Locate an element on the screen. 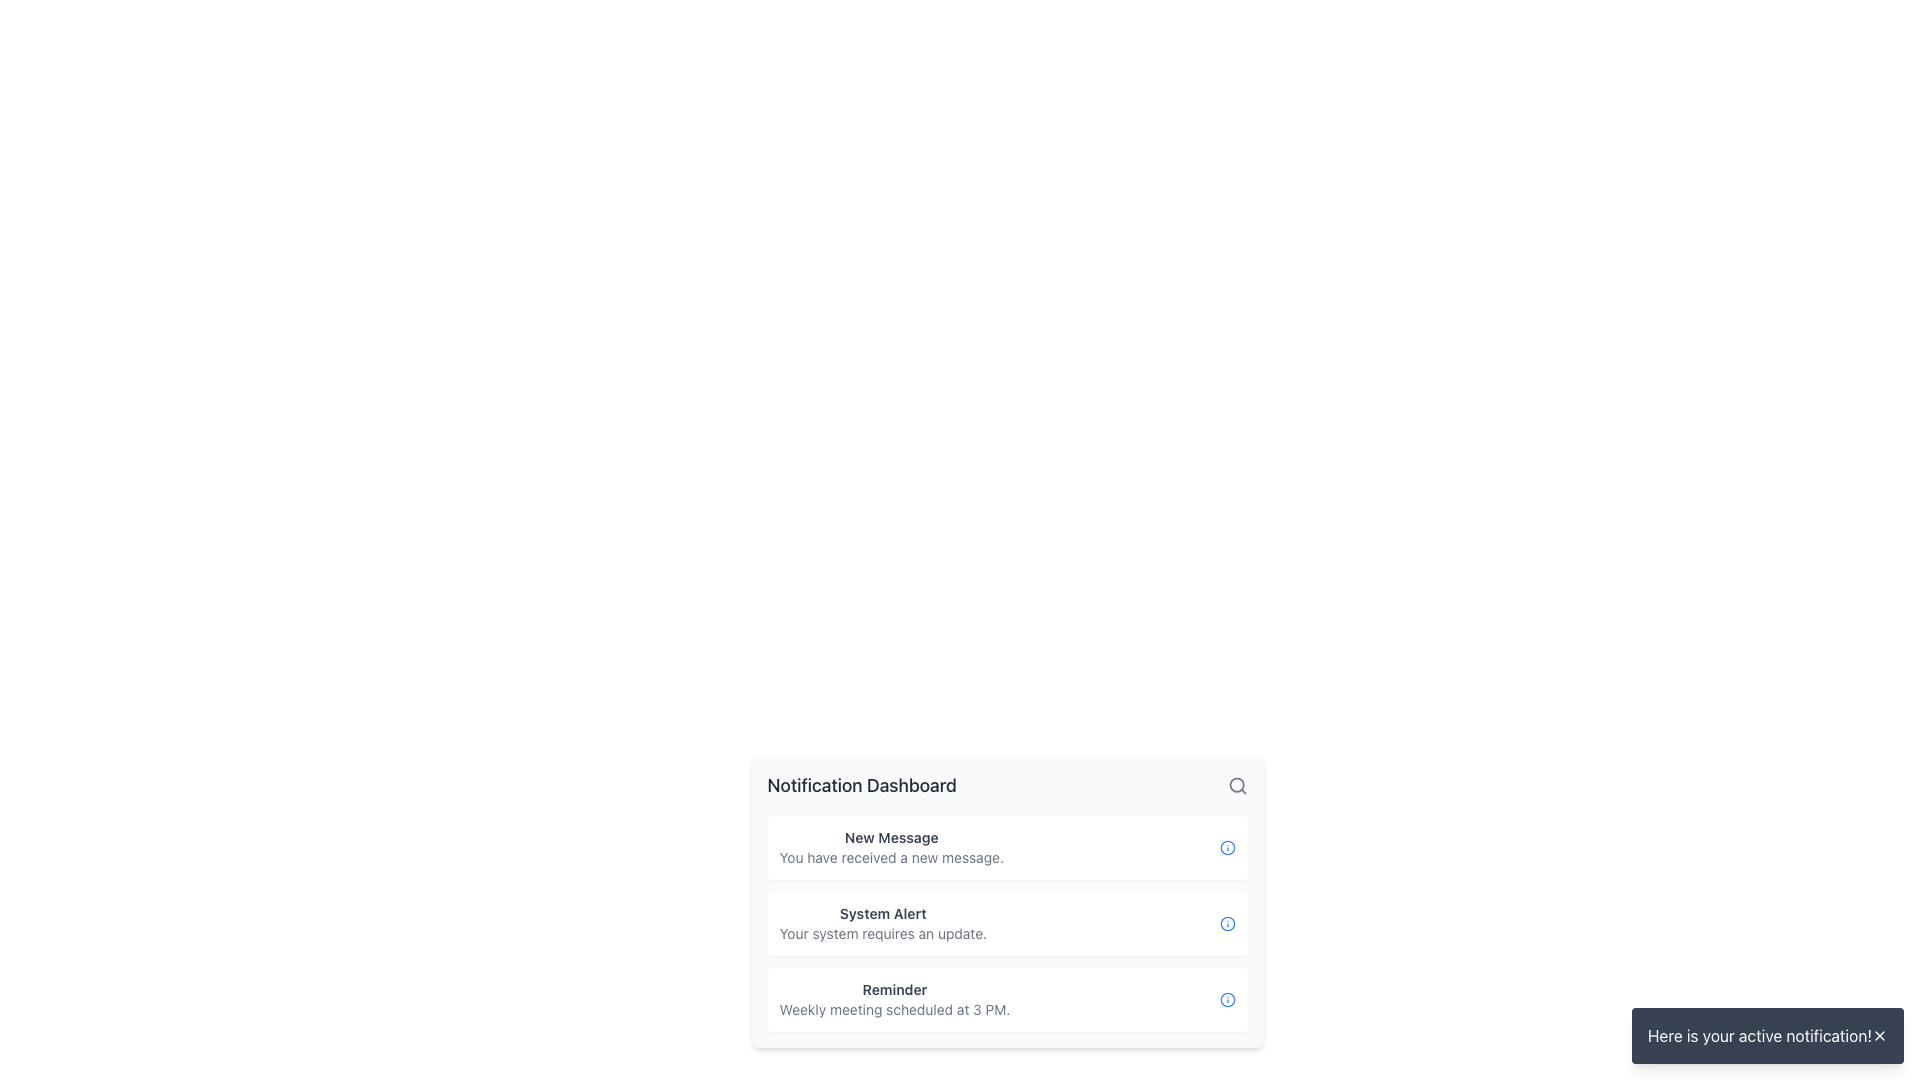  the 'New Message' text label, which is bold, dark gray, and serves as the title above the new message notification is located at coordinates (890, 837).